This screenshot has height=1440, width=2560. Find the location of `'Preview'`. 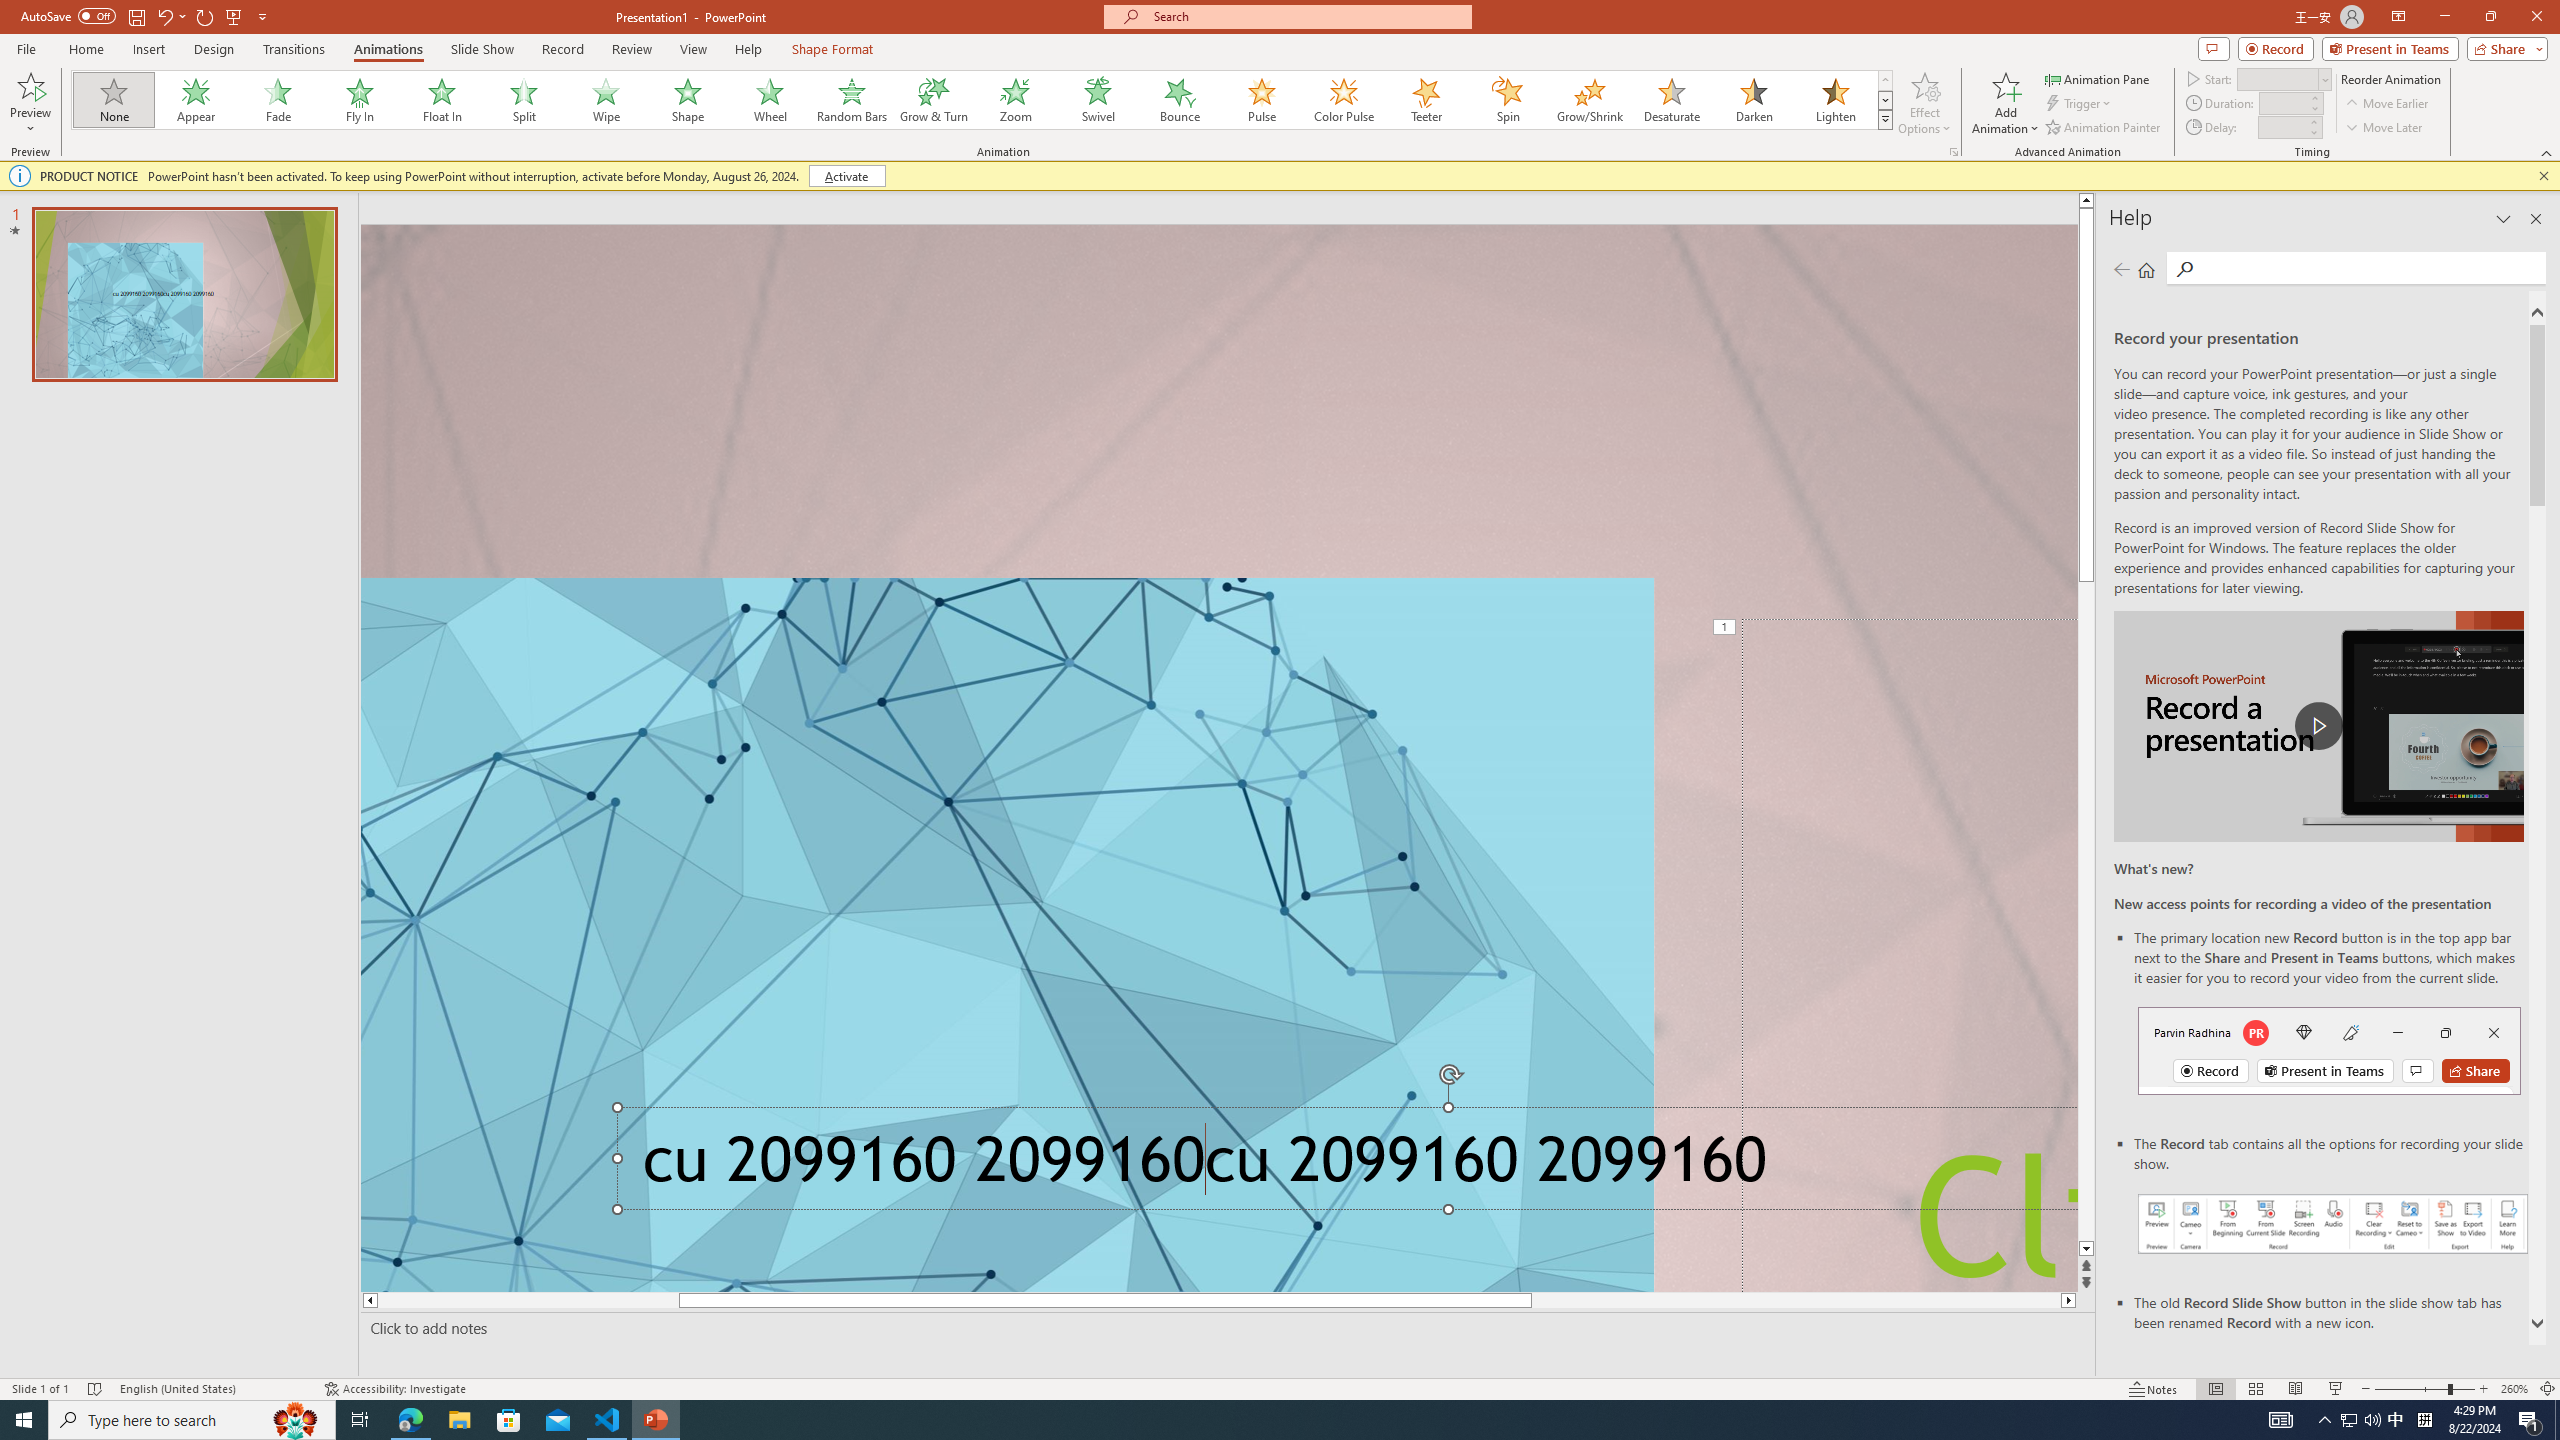

'Preview' is located at coordinates (29, 84).